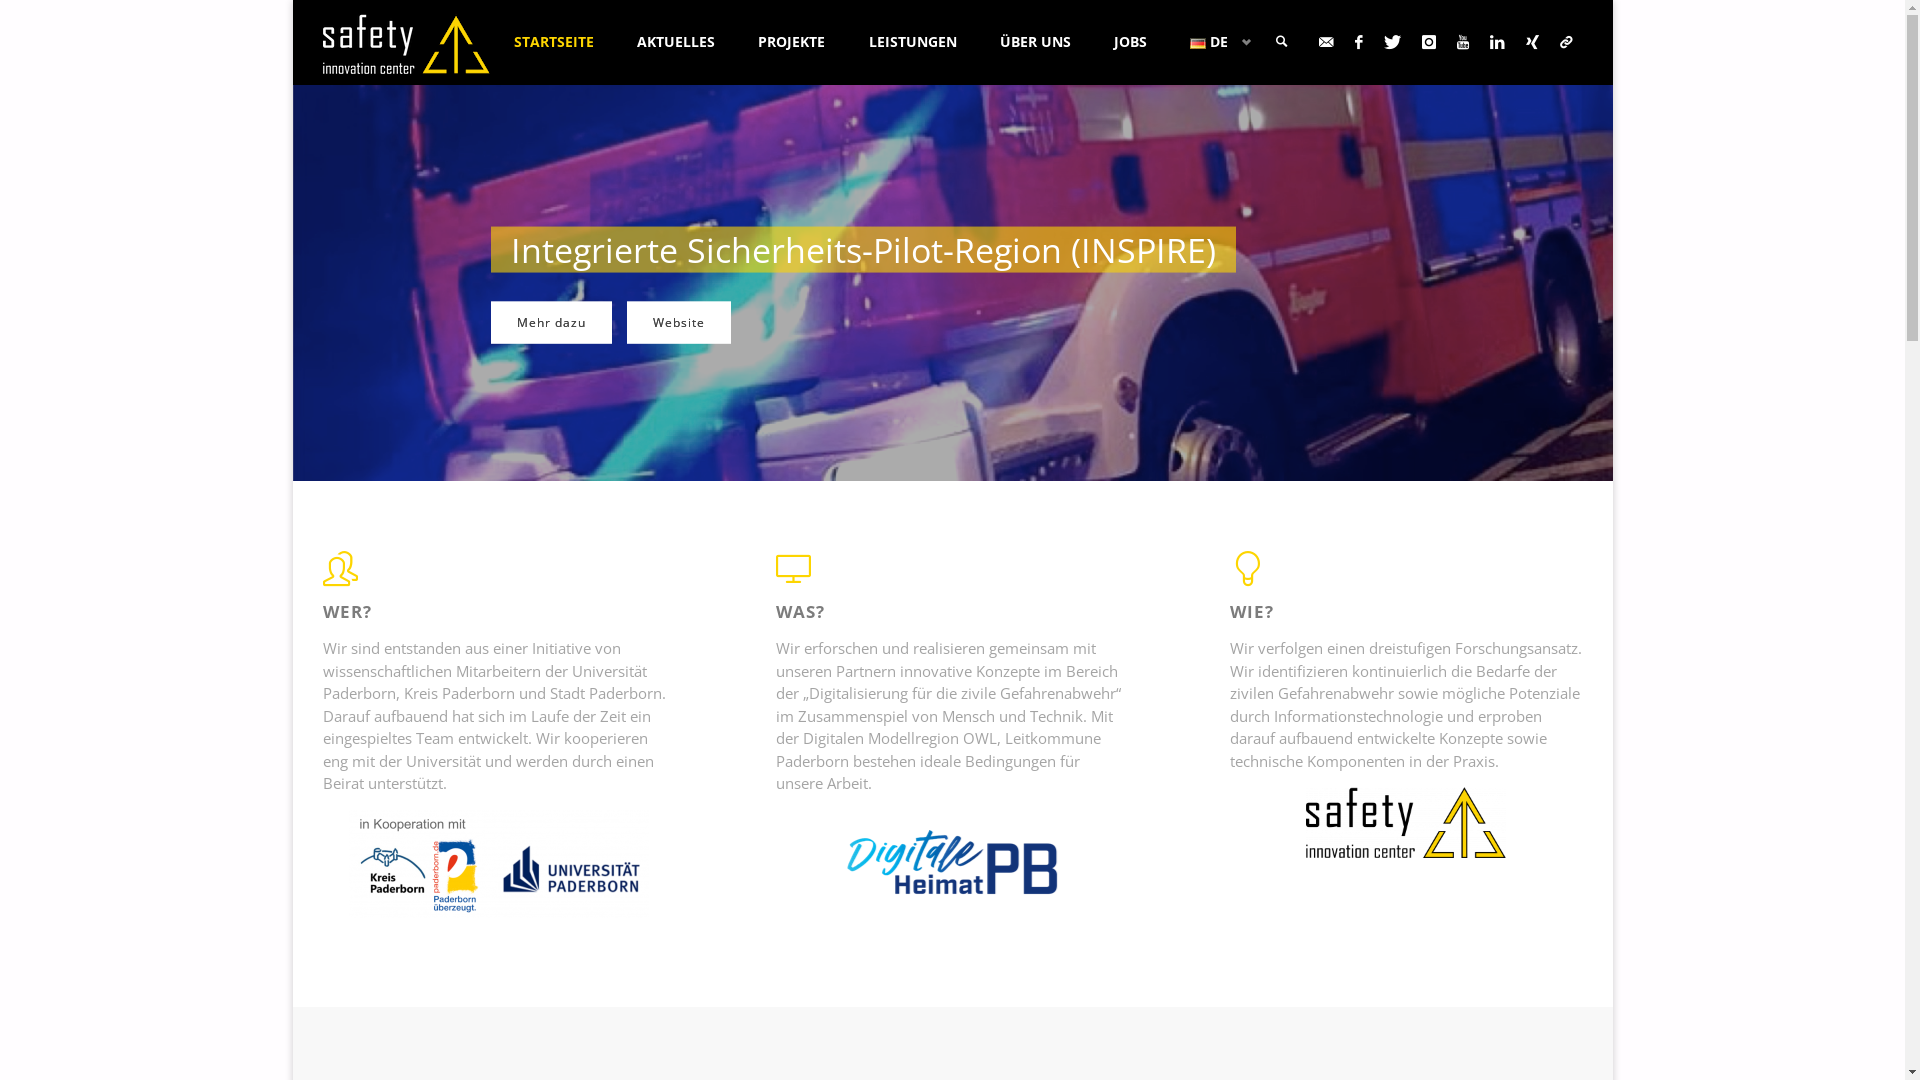 This screenshot has height=1080, width=1920. What do you see at coordinates (676, 42) in the screenshot?
I see `'AKTUELLES'` at bounding box center [676, 42].